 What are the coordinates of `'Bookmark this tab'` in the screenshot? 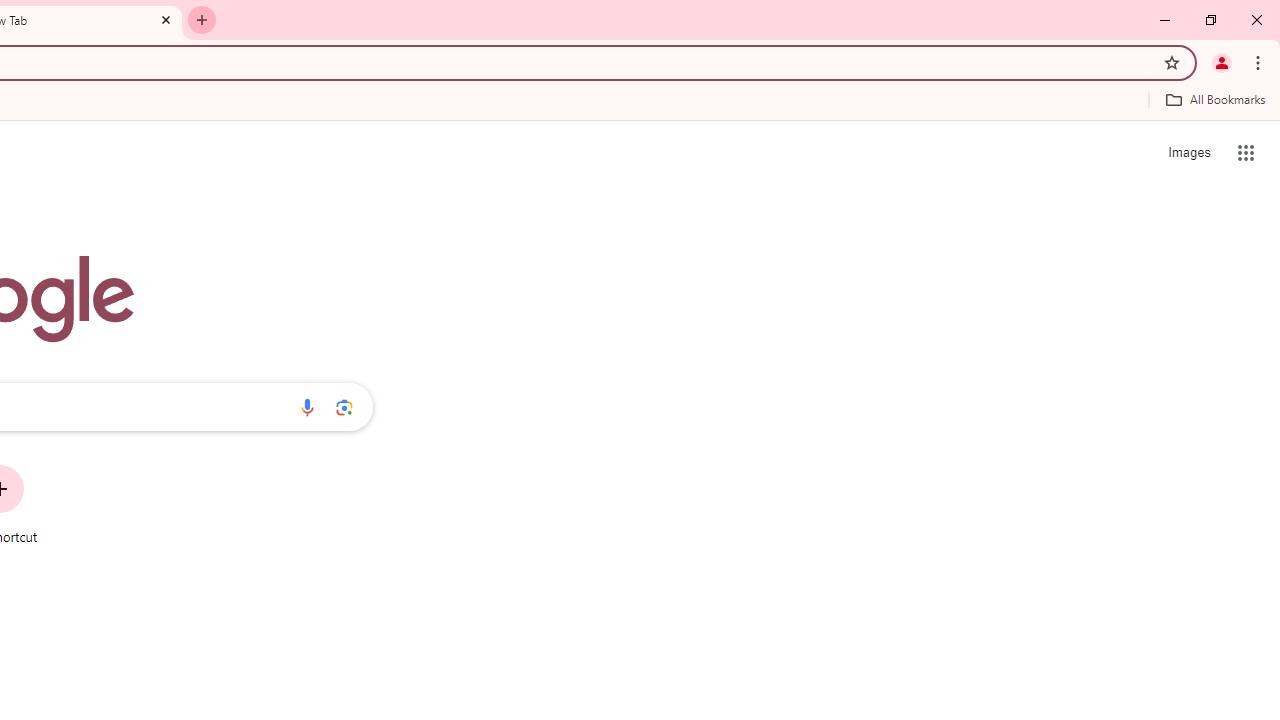 It's located at (1171, 61).